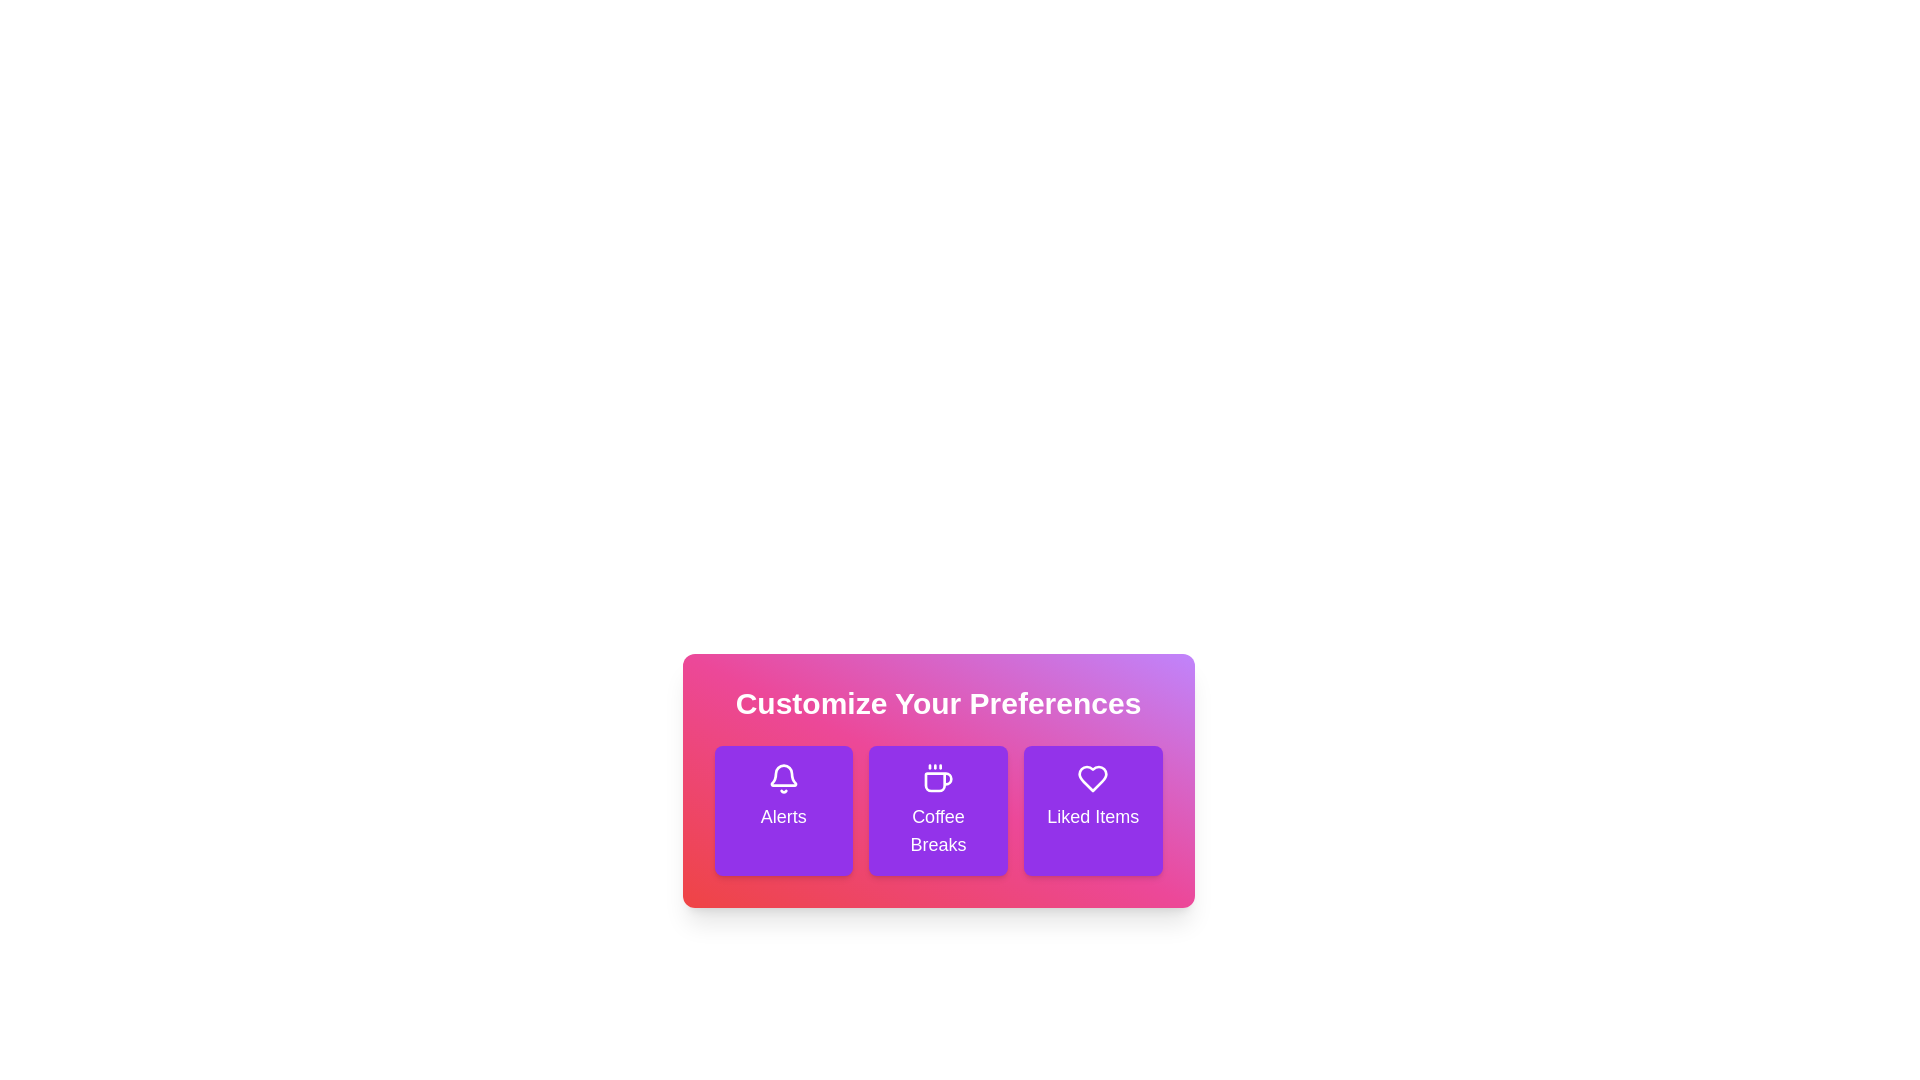 Image resolution: width=1920 pixels, height=1080 pixels. I want to click on the 'Alerts' icon, which is the top icon in the 'Alerts' section of the lower preferences panel, so click(782, 778).